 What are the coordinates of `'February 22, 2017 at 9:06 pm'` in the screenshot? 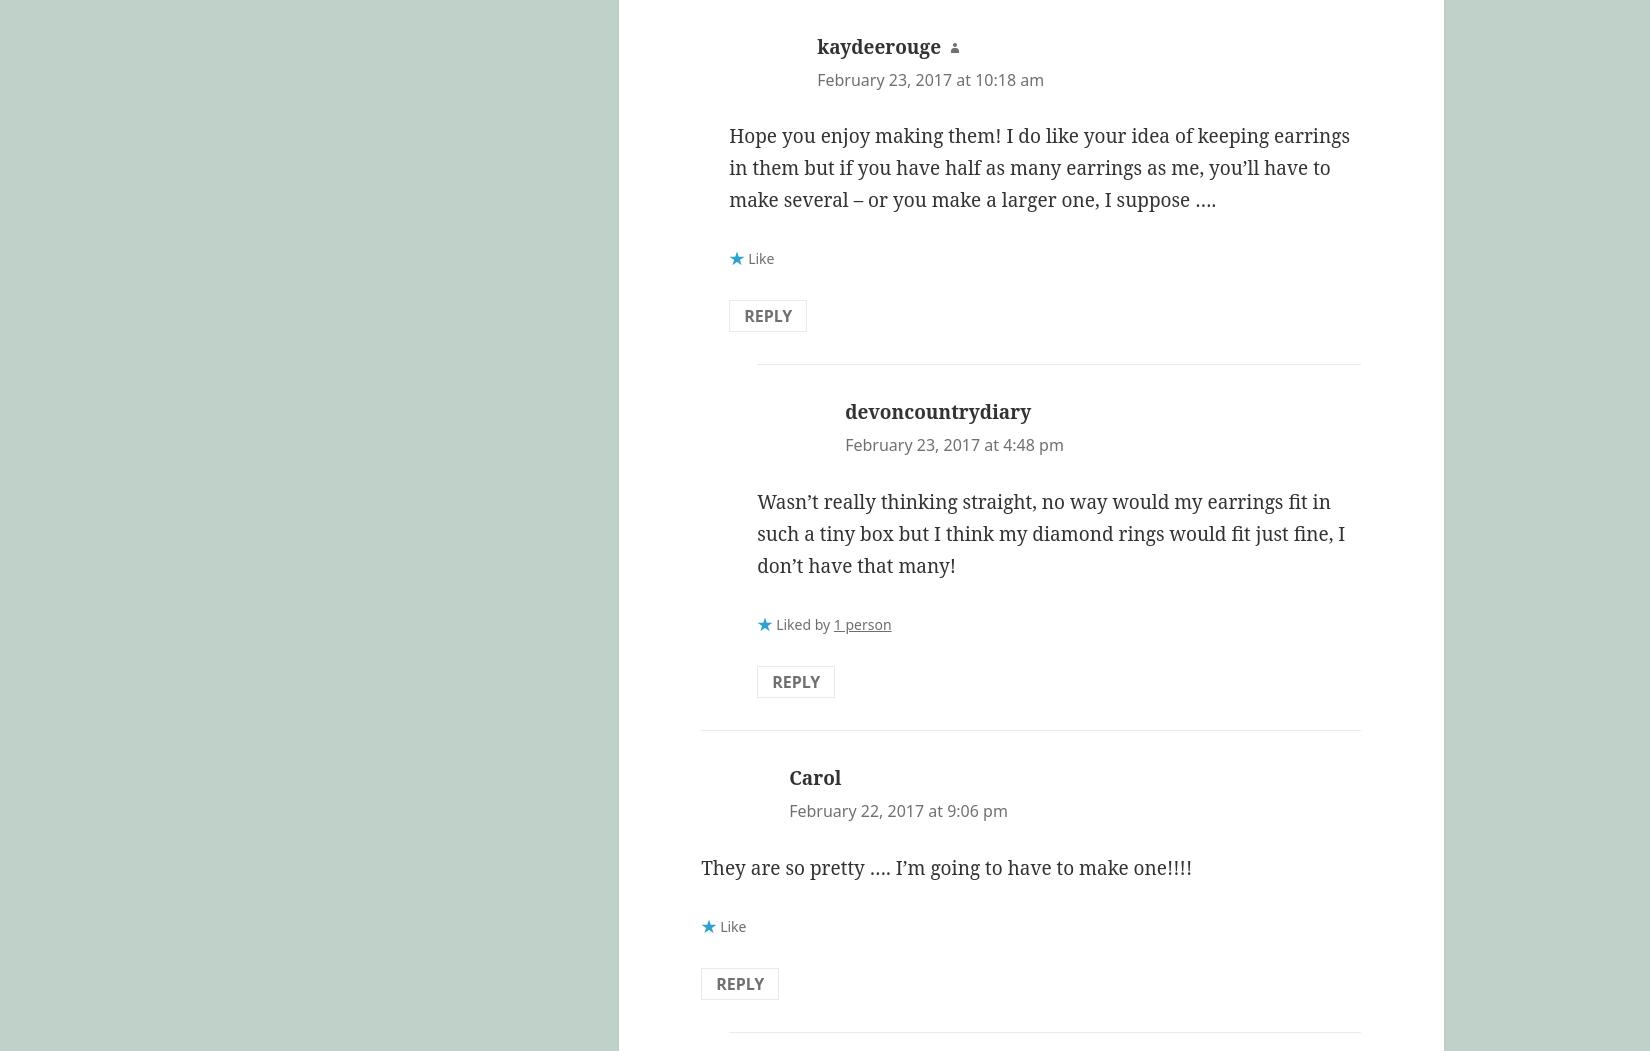 It's located at (897, 810).